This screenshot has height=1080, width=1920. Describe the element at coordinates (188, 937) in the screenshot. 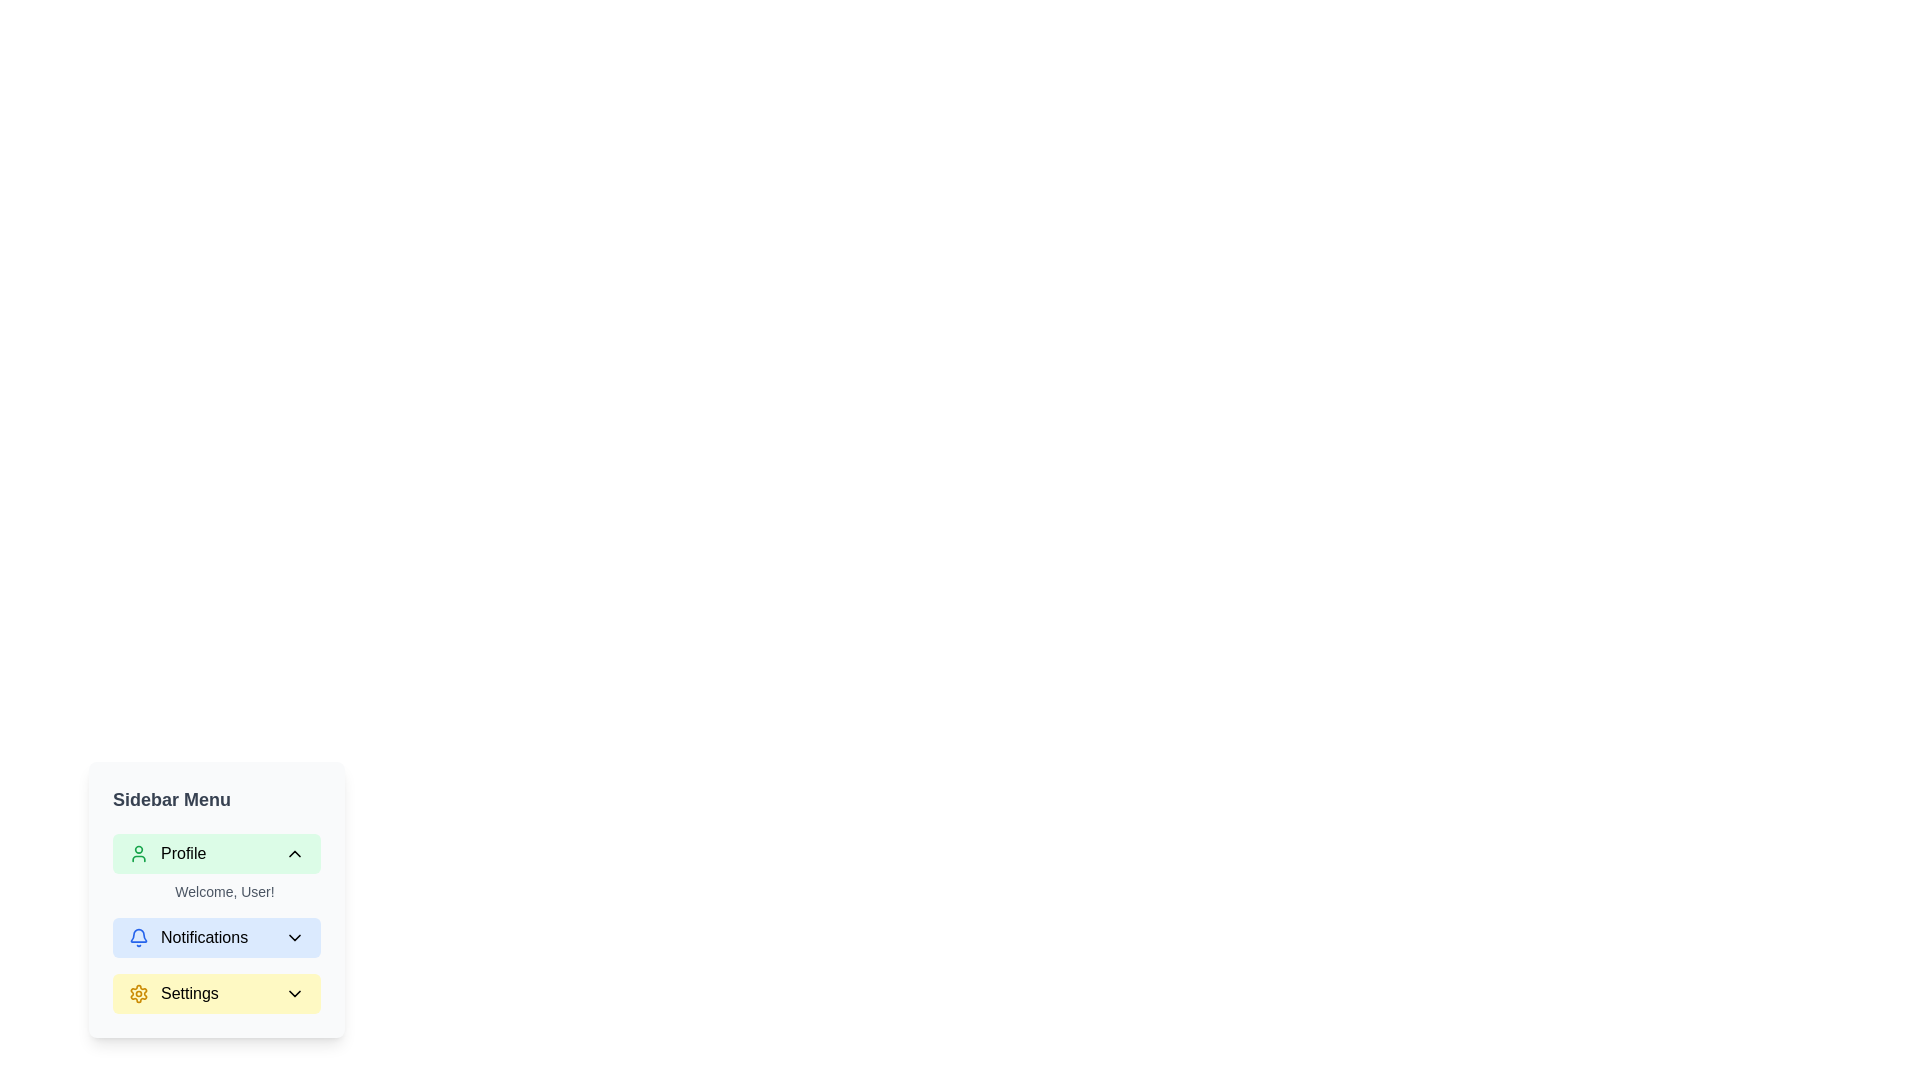

I see `the notifications text label located in the sidebar menu below the 'Profile' section and above the 'Settings' section` at that location.